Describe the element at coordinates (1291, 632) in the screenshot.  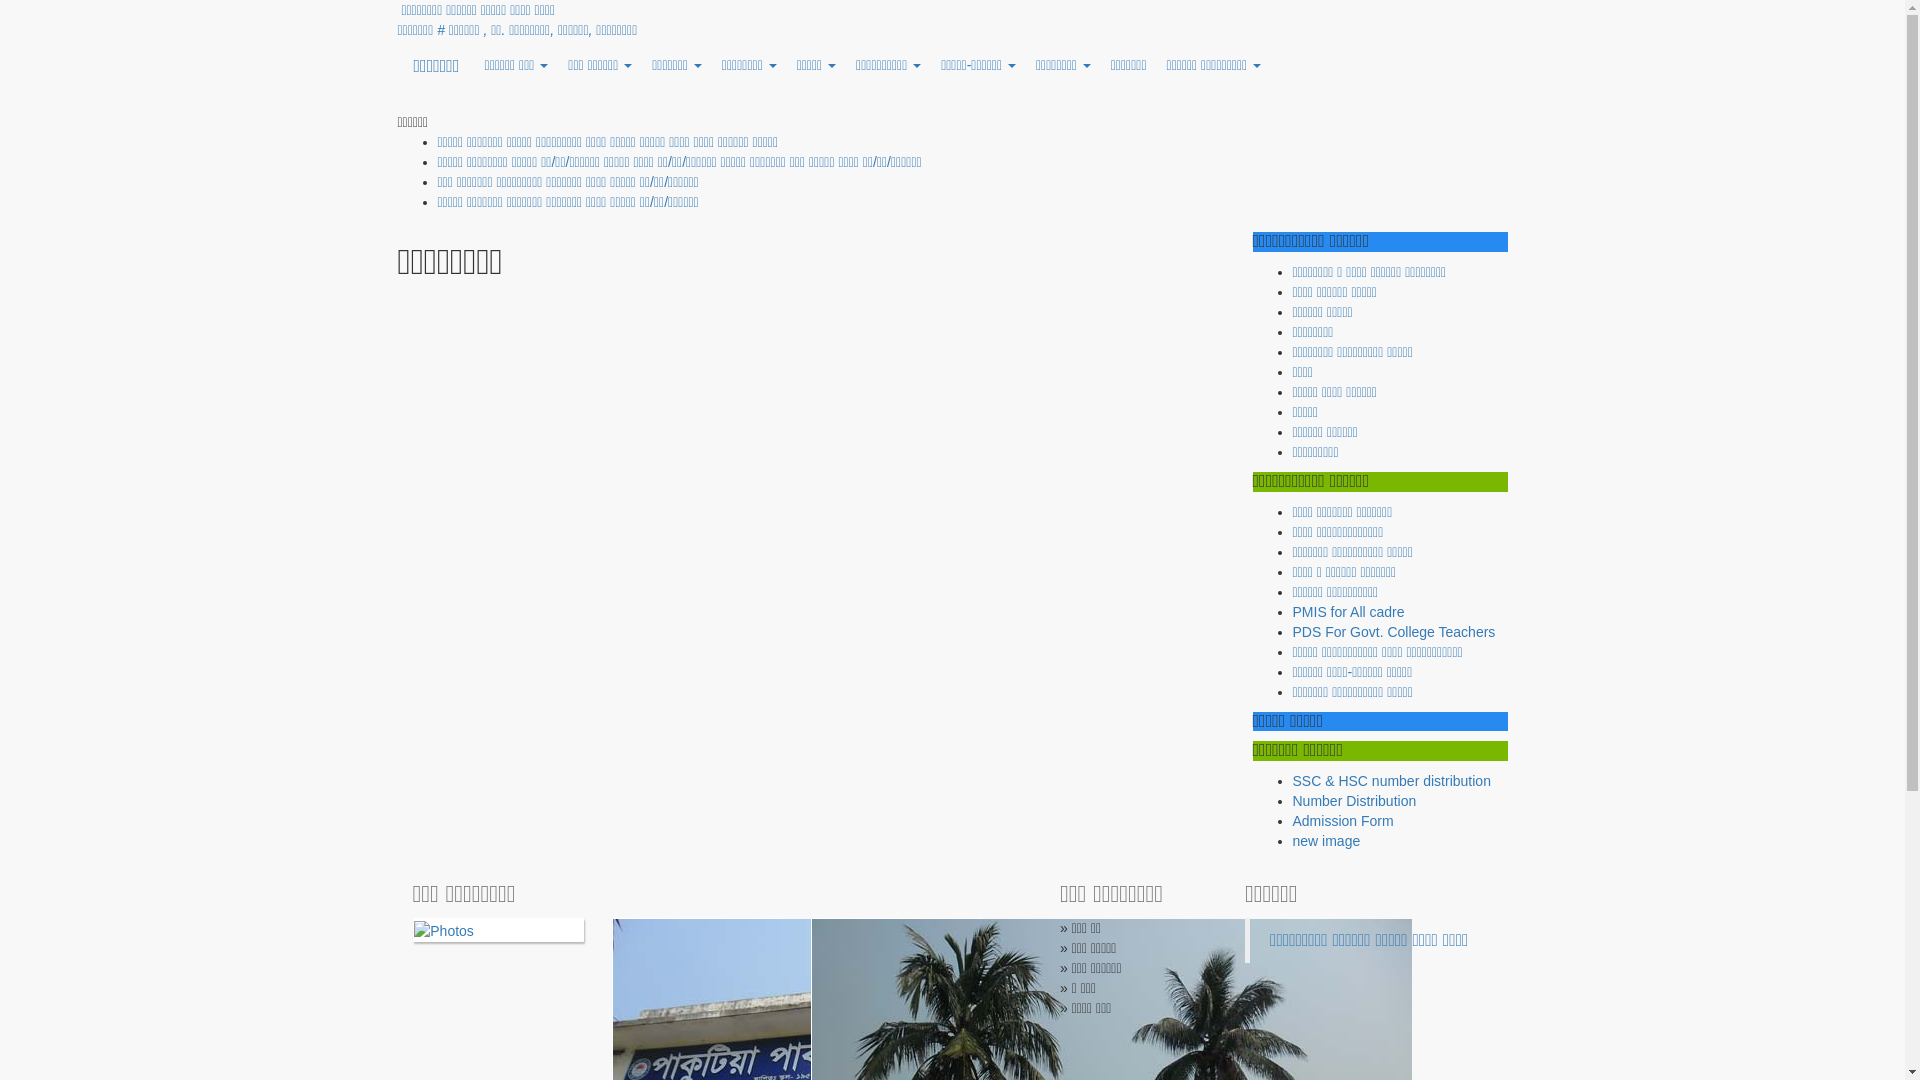
I see `'PDS For Govt. College Teachers'` at that location.